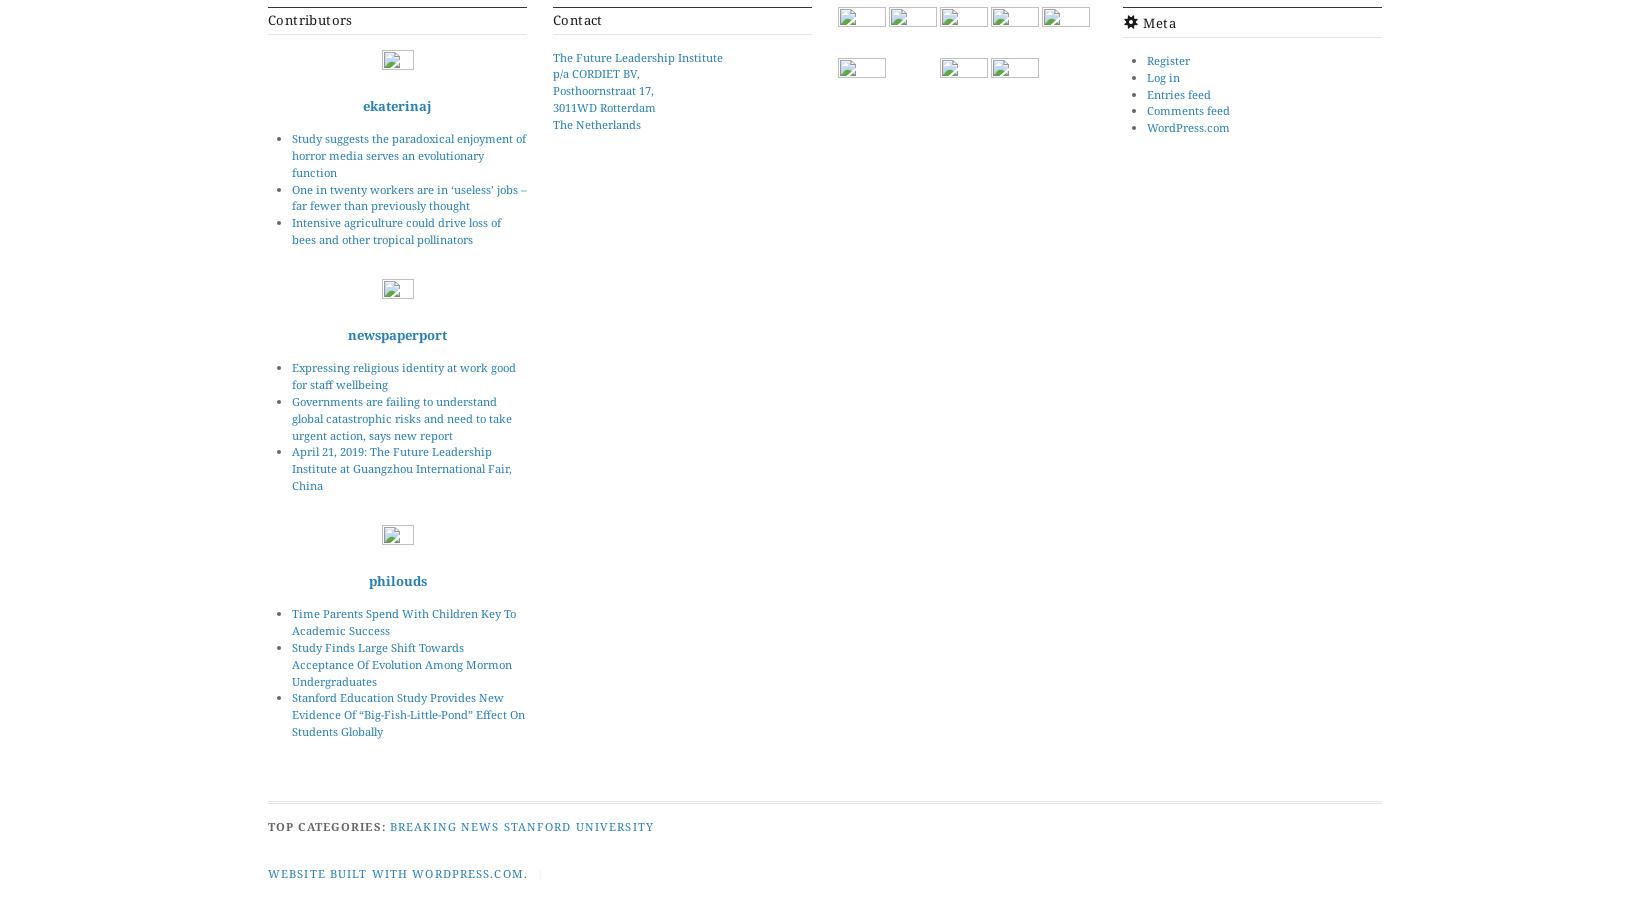  I want to click on '.', so click(526, 872).